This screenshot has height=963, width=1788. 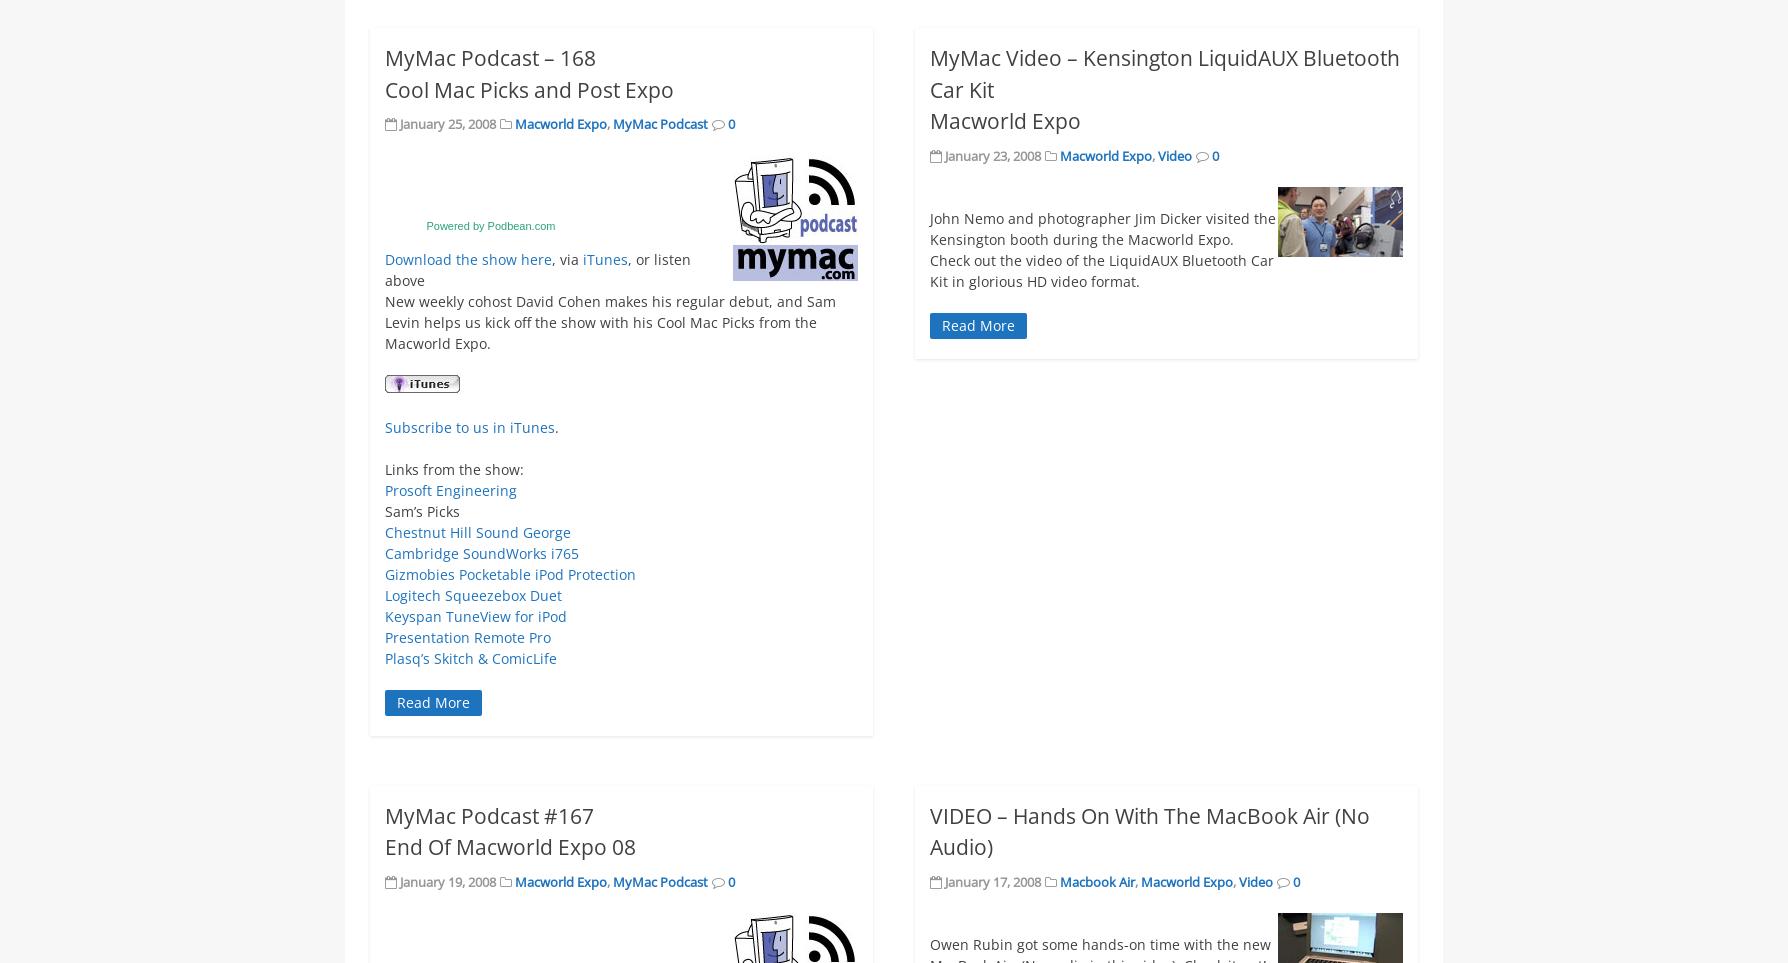 I want to click on 'End Of Macworld Expo 08', so click(x=383, y=846).